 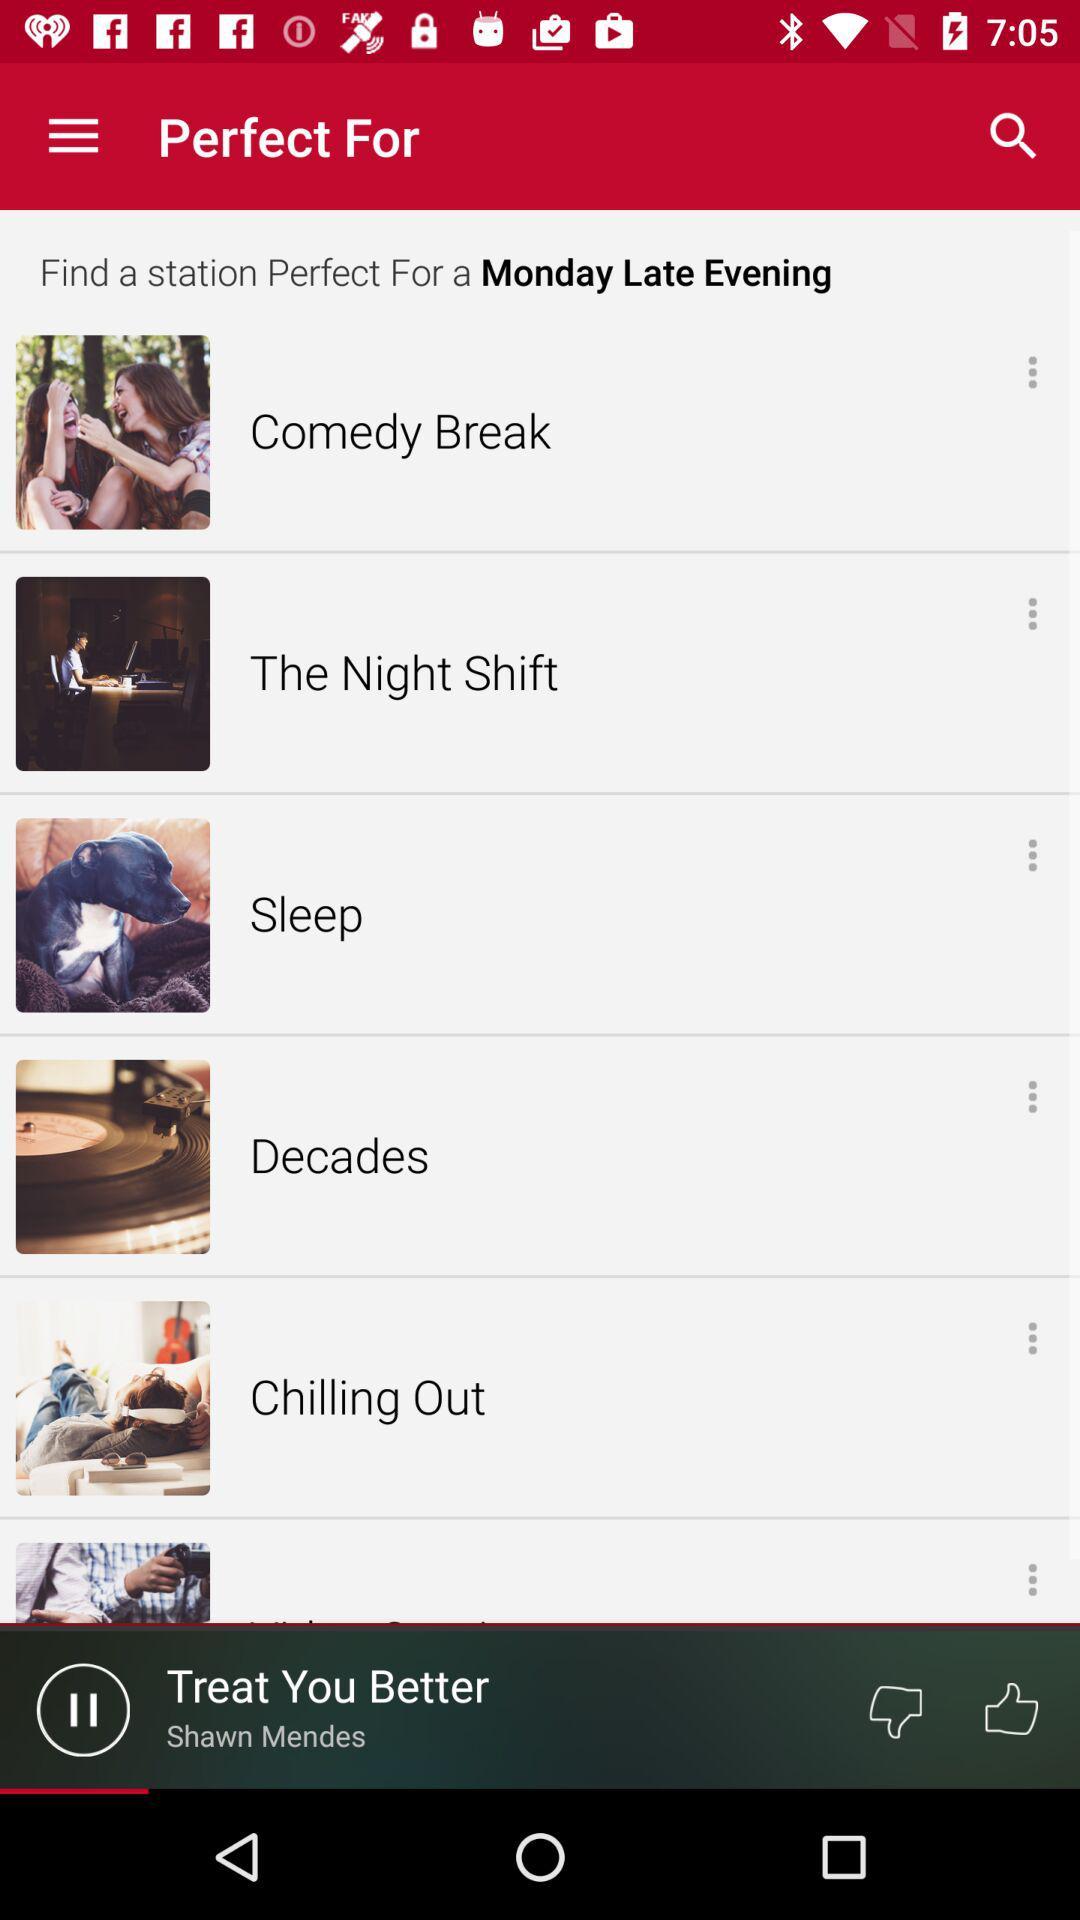 What do you see at coordinates (894, 1708) in the screenshot?
I see `the thumbs_down icon` at bounding box center [894, 1708].